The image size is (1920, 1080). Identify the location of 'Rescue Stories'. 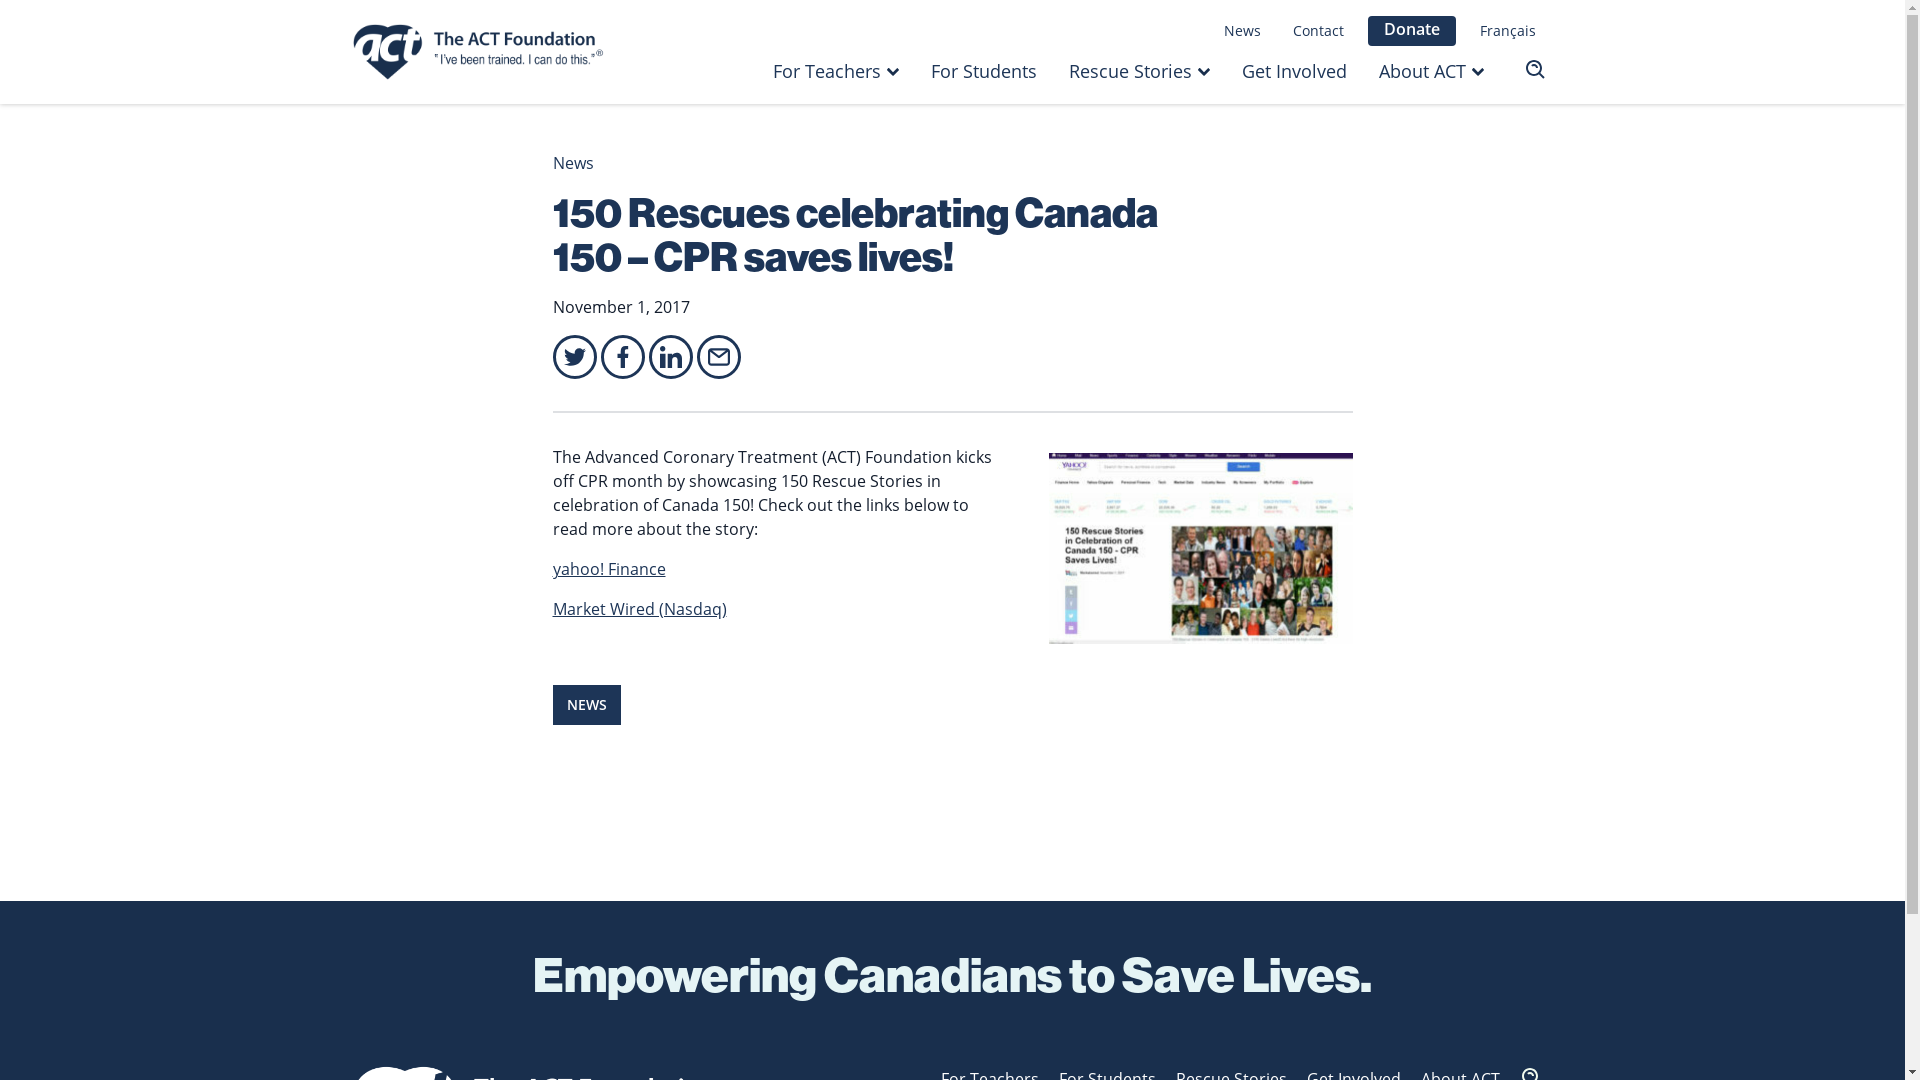
(1051, 69).